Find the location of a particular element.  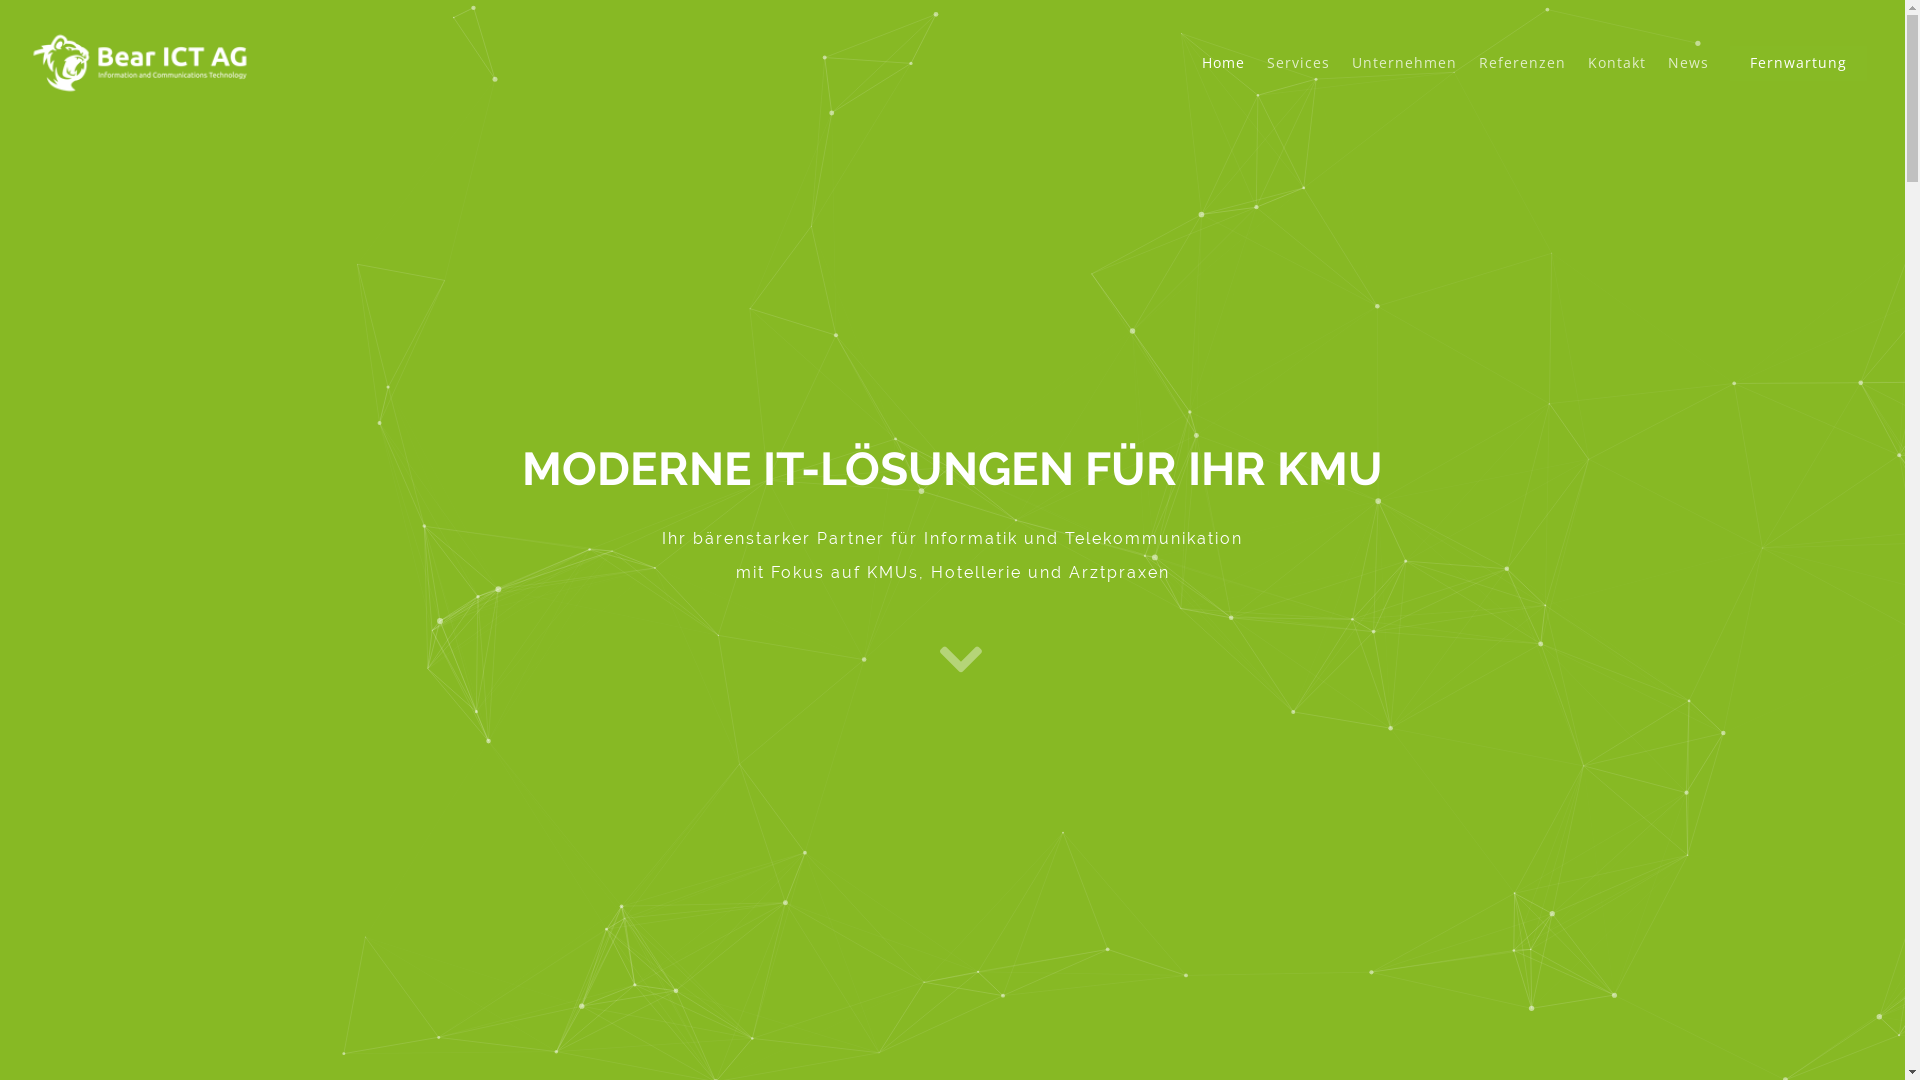

'Kontakt' is located at coordinates (1617, 76).